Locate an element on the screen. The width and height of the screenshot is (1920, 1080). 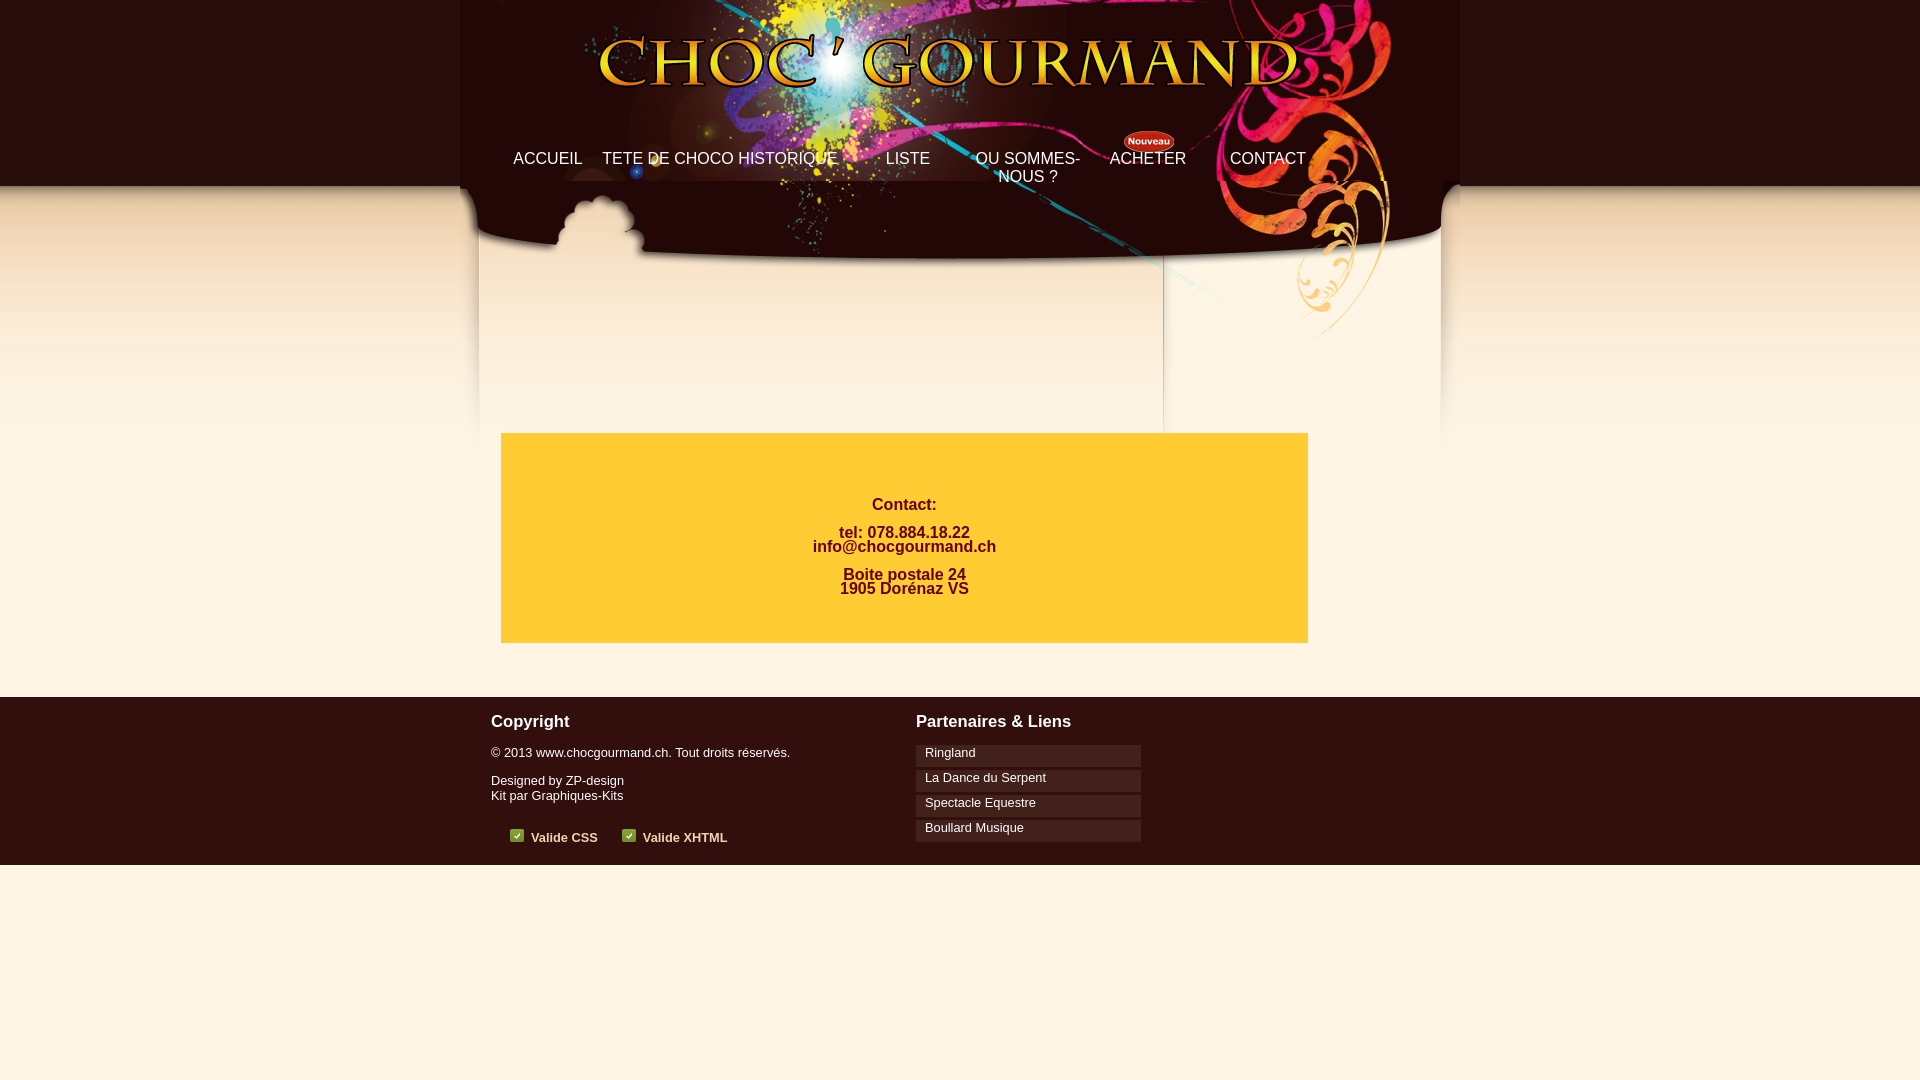
'Ringland' is located at coordinates (944, 751).